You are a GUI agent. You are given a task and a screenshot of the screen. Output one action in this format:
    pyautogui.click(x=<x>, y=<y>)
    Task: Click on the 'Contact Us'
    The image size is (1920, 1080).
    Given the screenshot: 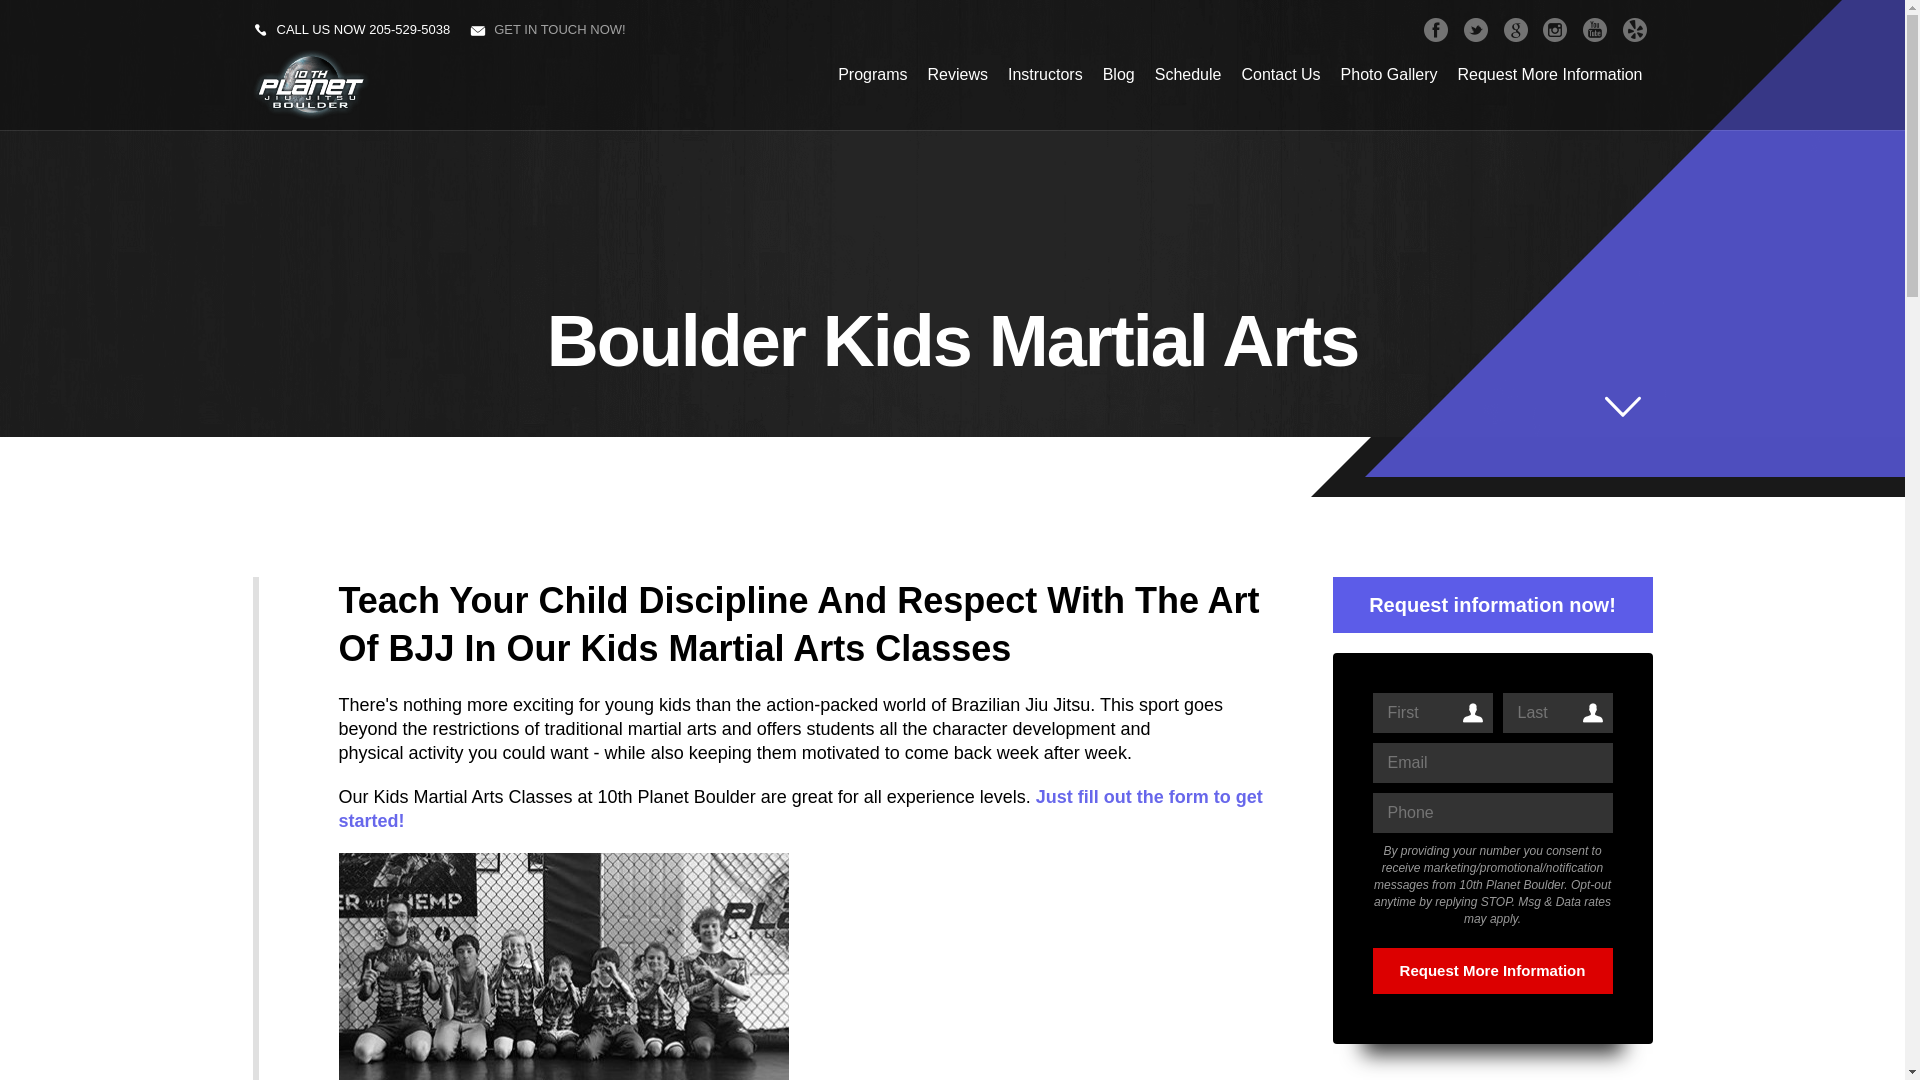 What is the action you would take?
    pyautogui.click(x=1280, y=73)
    